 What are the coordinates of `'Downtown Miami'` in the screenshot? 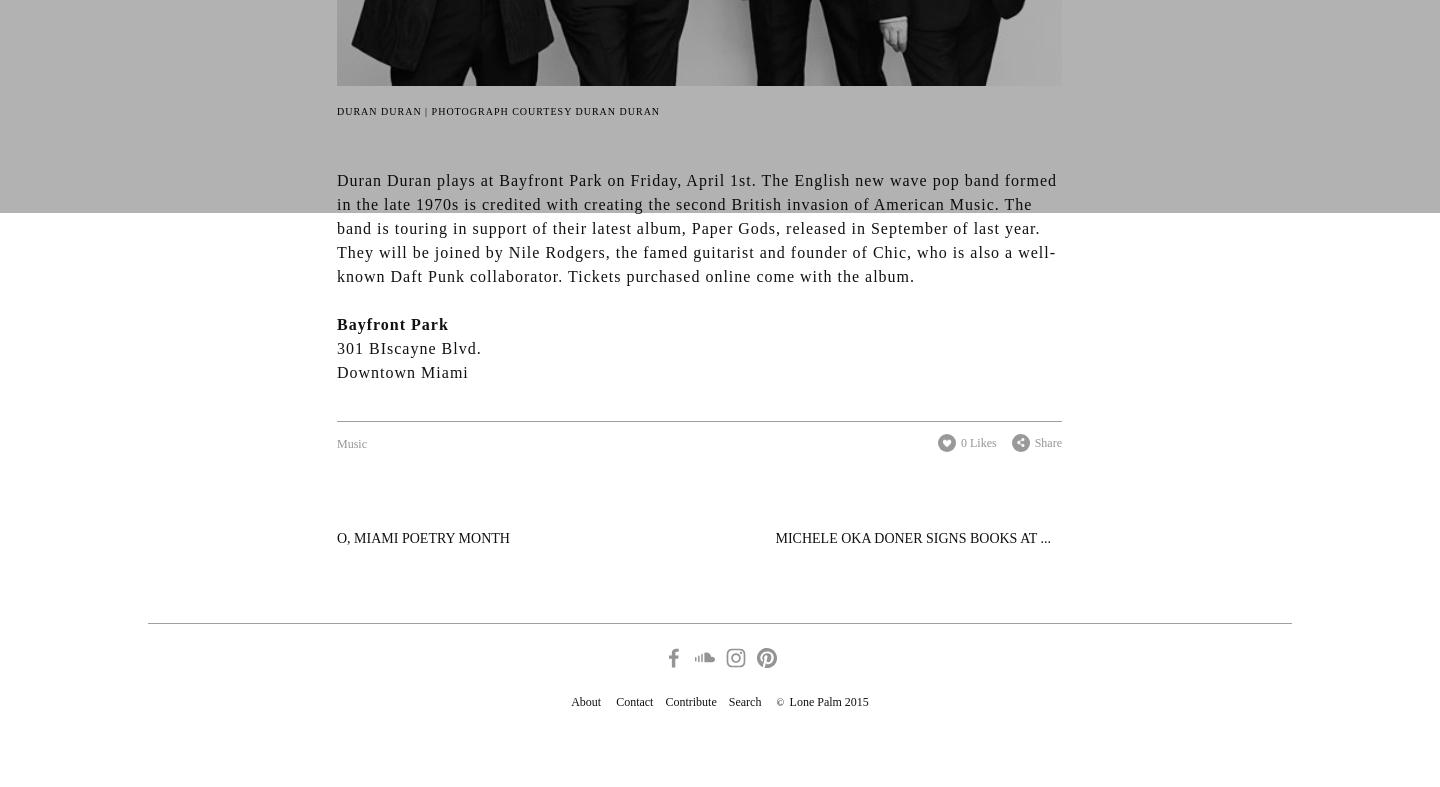 It's located at (401, 370).